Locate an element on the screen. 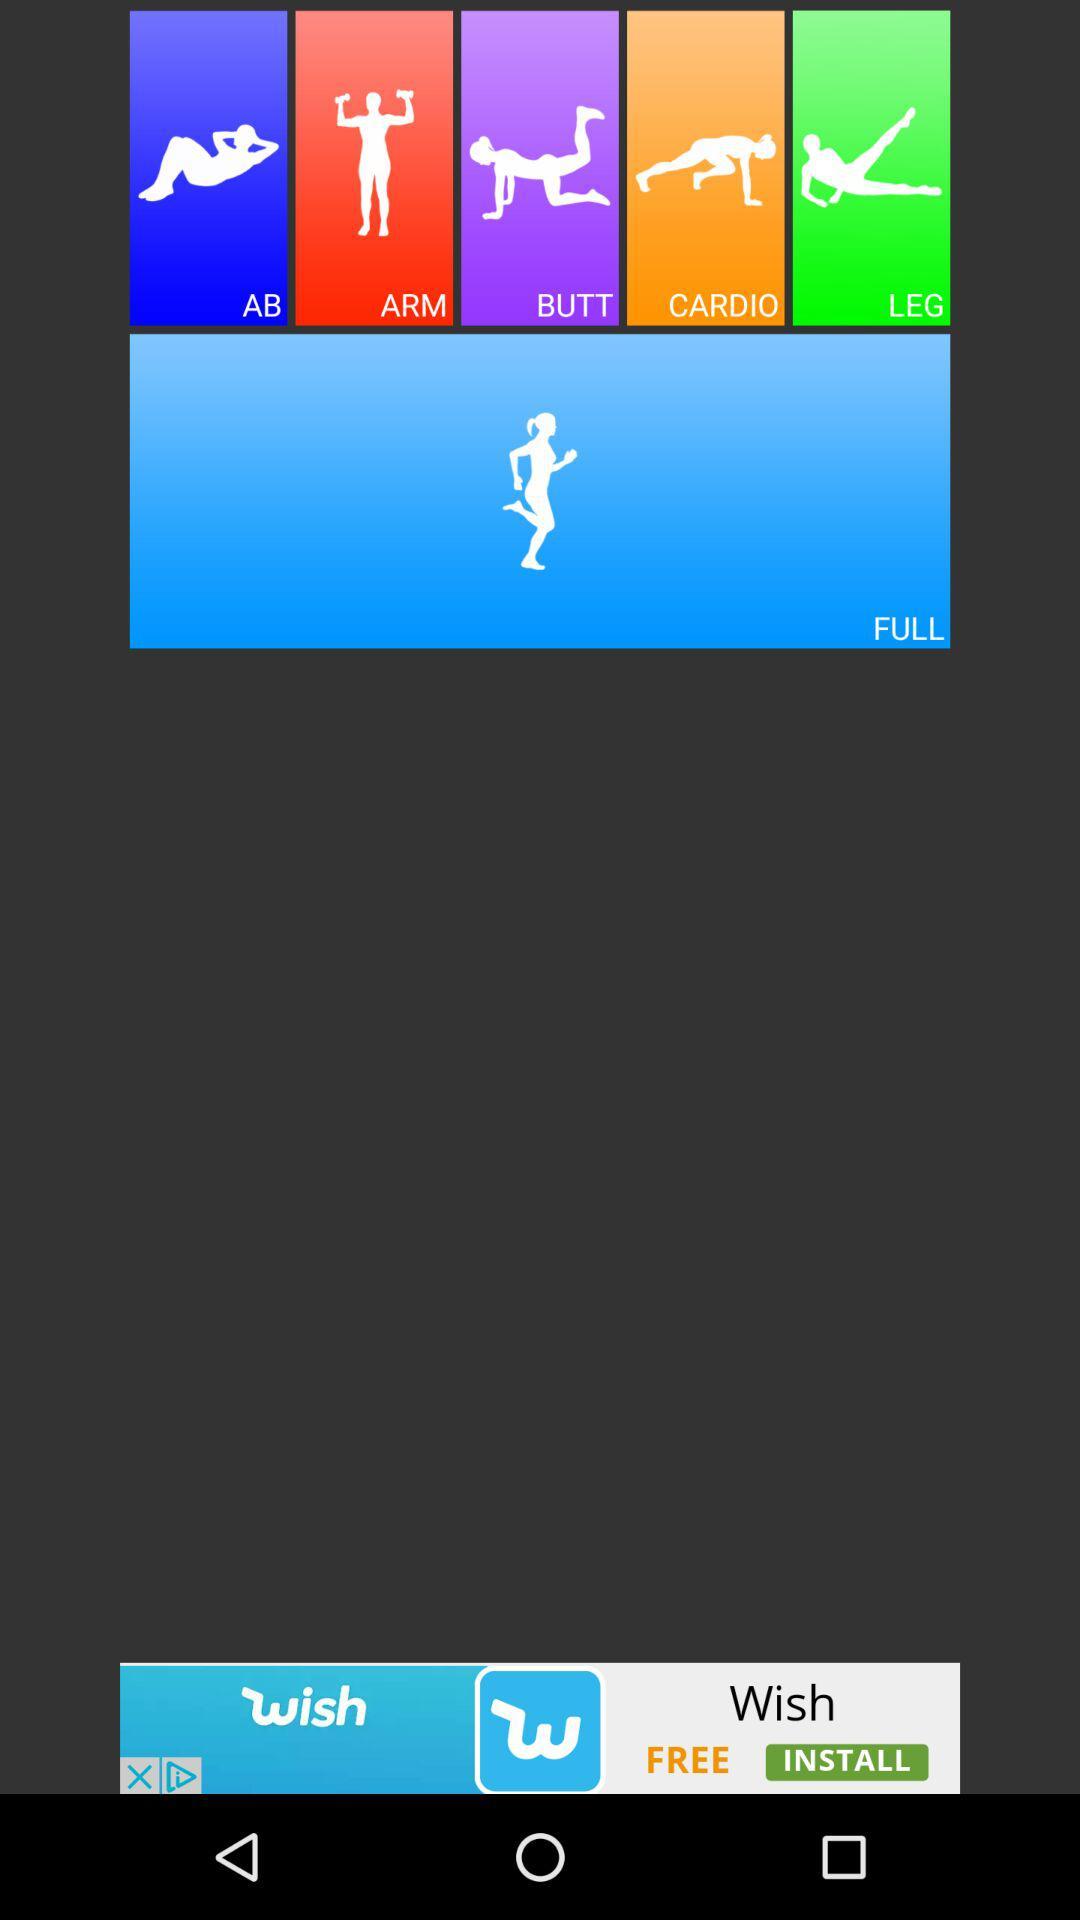  working on leg exercises is located at coordinates (870, 168).